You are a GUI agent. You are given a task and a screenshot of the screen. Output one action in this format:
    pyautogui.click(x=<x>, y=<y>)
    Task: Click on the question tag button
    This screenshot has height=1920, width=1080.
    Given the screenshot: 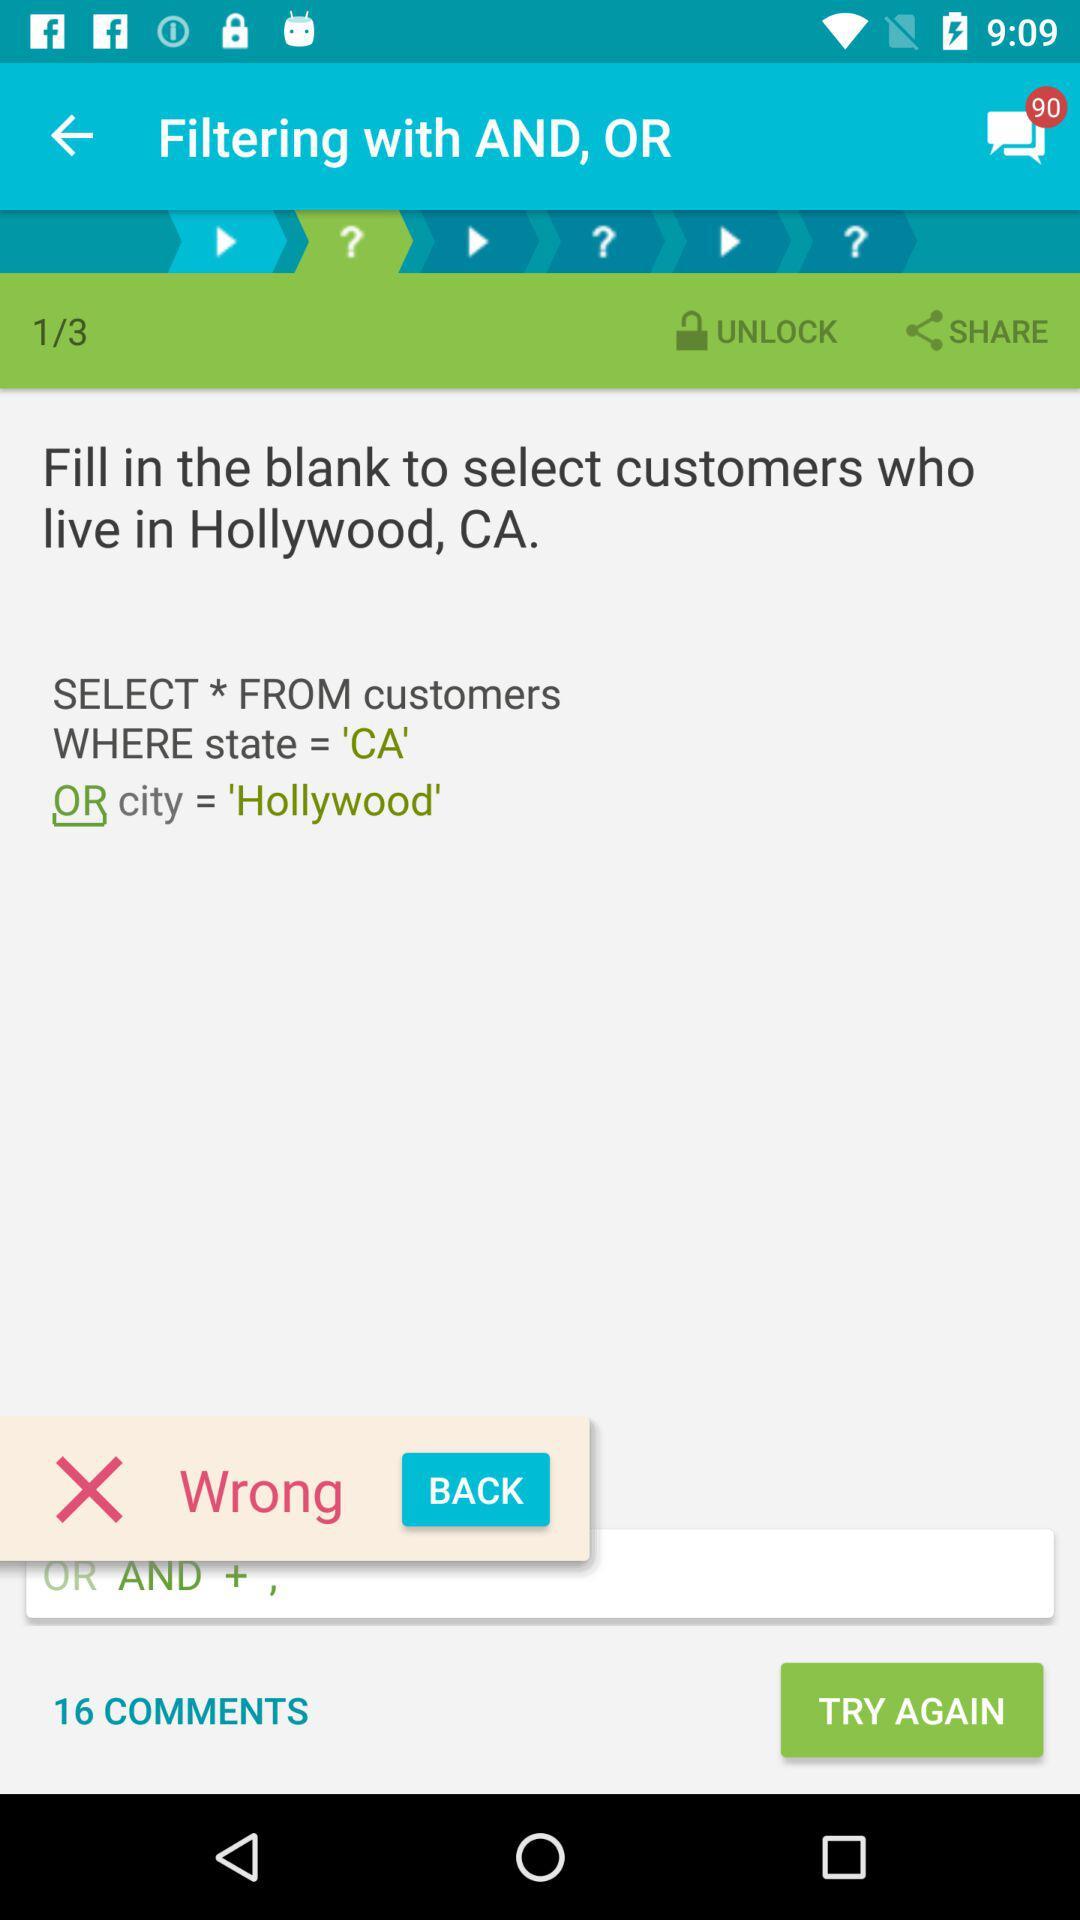 What is the action you would take?
    pyautogui.click(x=350, y=240)
    